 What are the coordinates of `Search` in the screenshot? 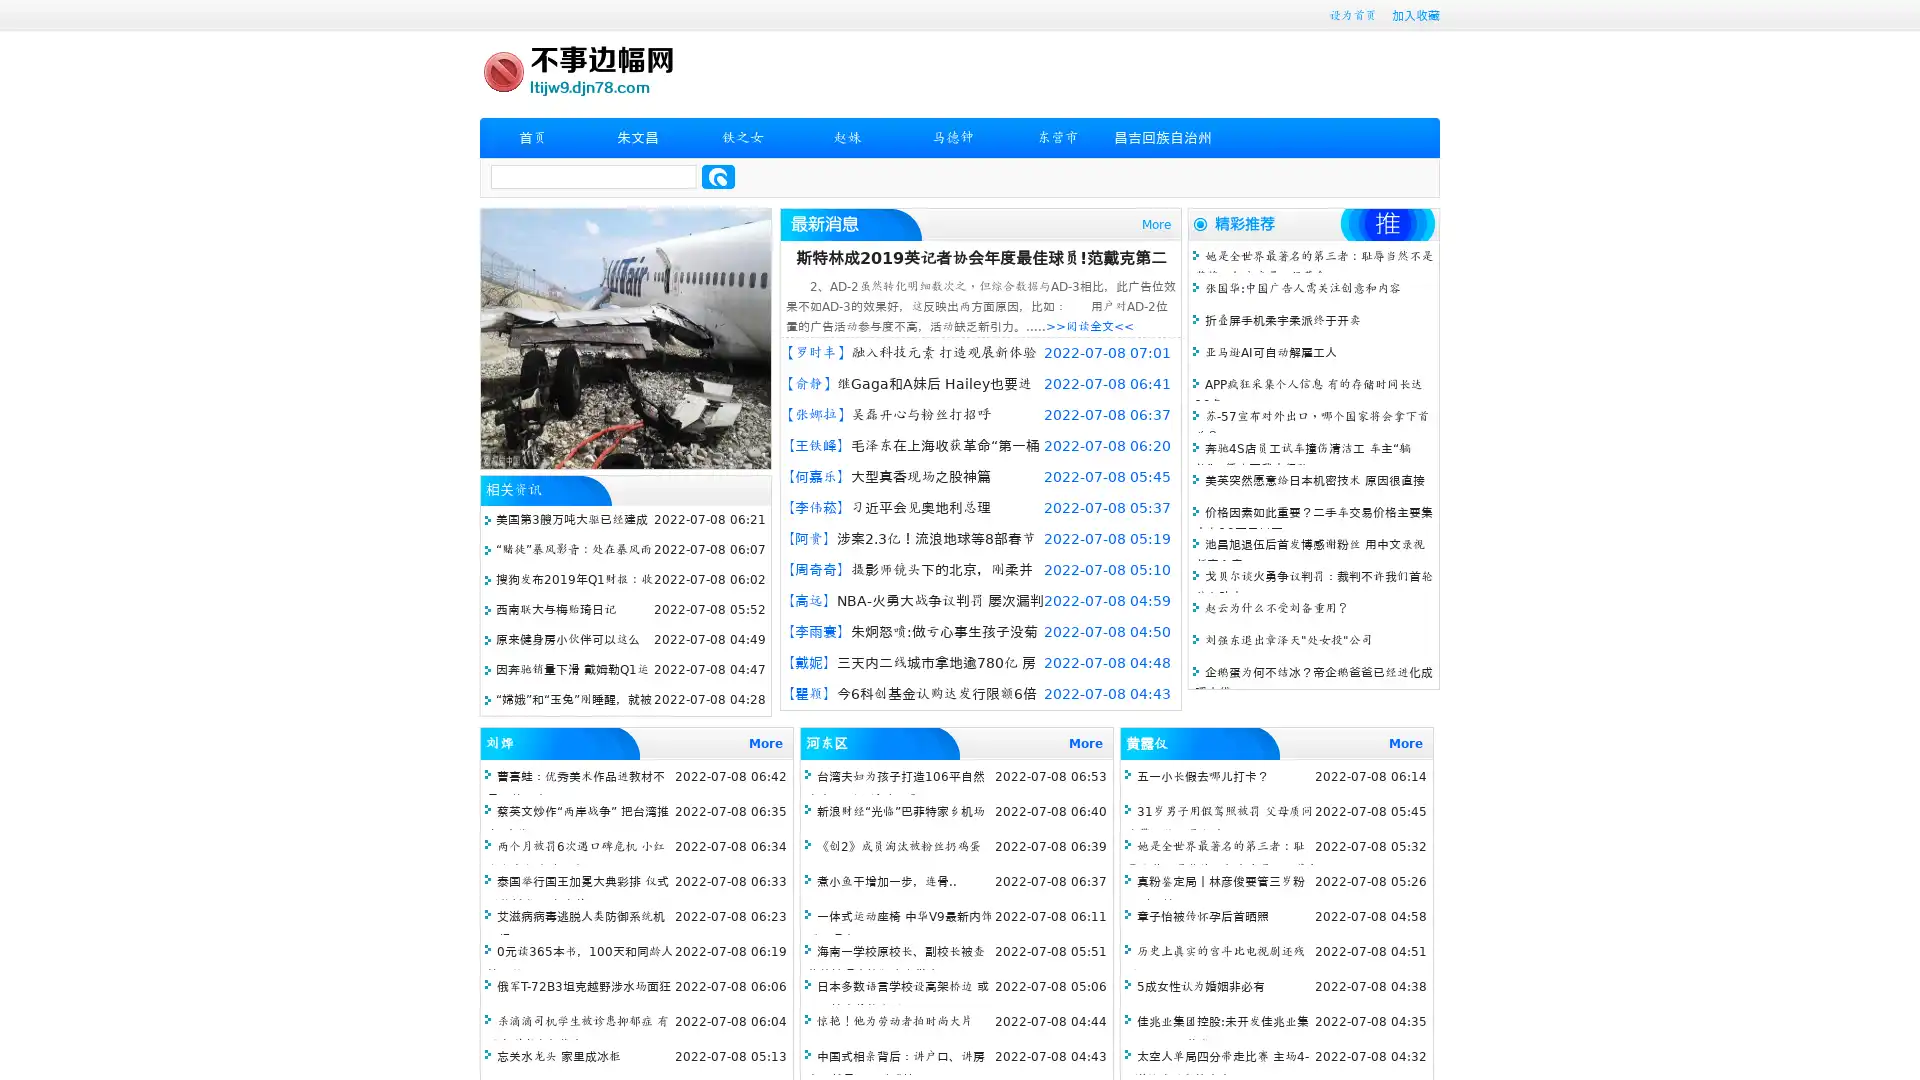 It's located at (718, 176).